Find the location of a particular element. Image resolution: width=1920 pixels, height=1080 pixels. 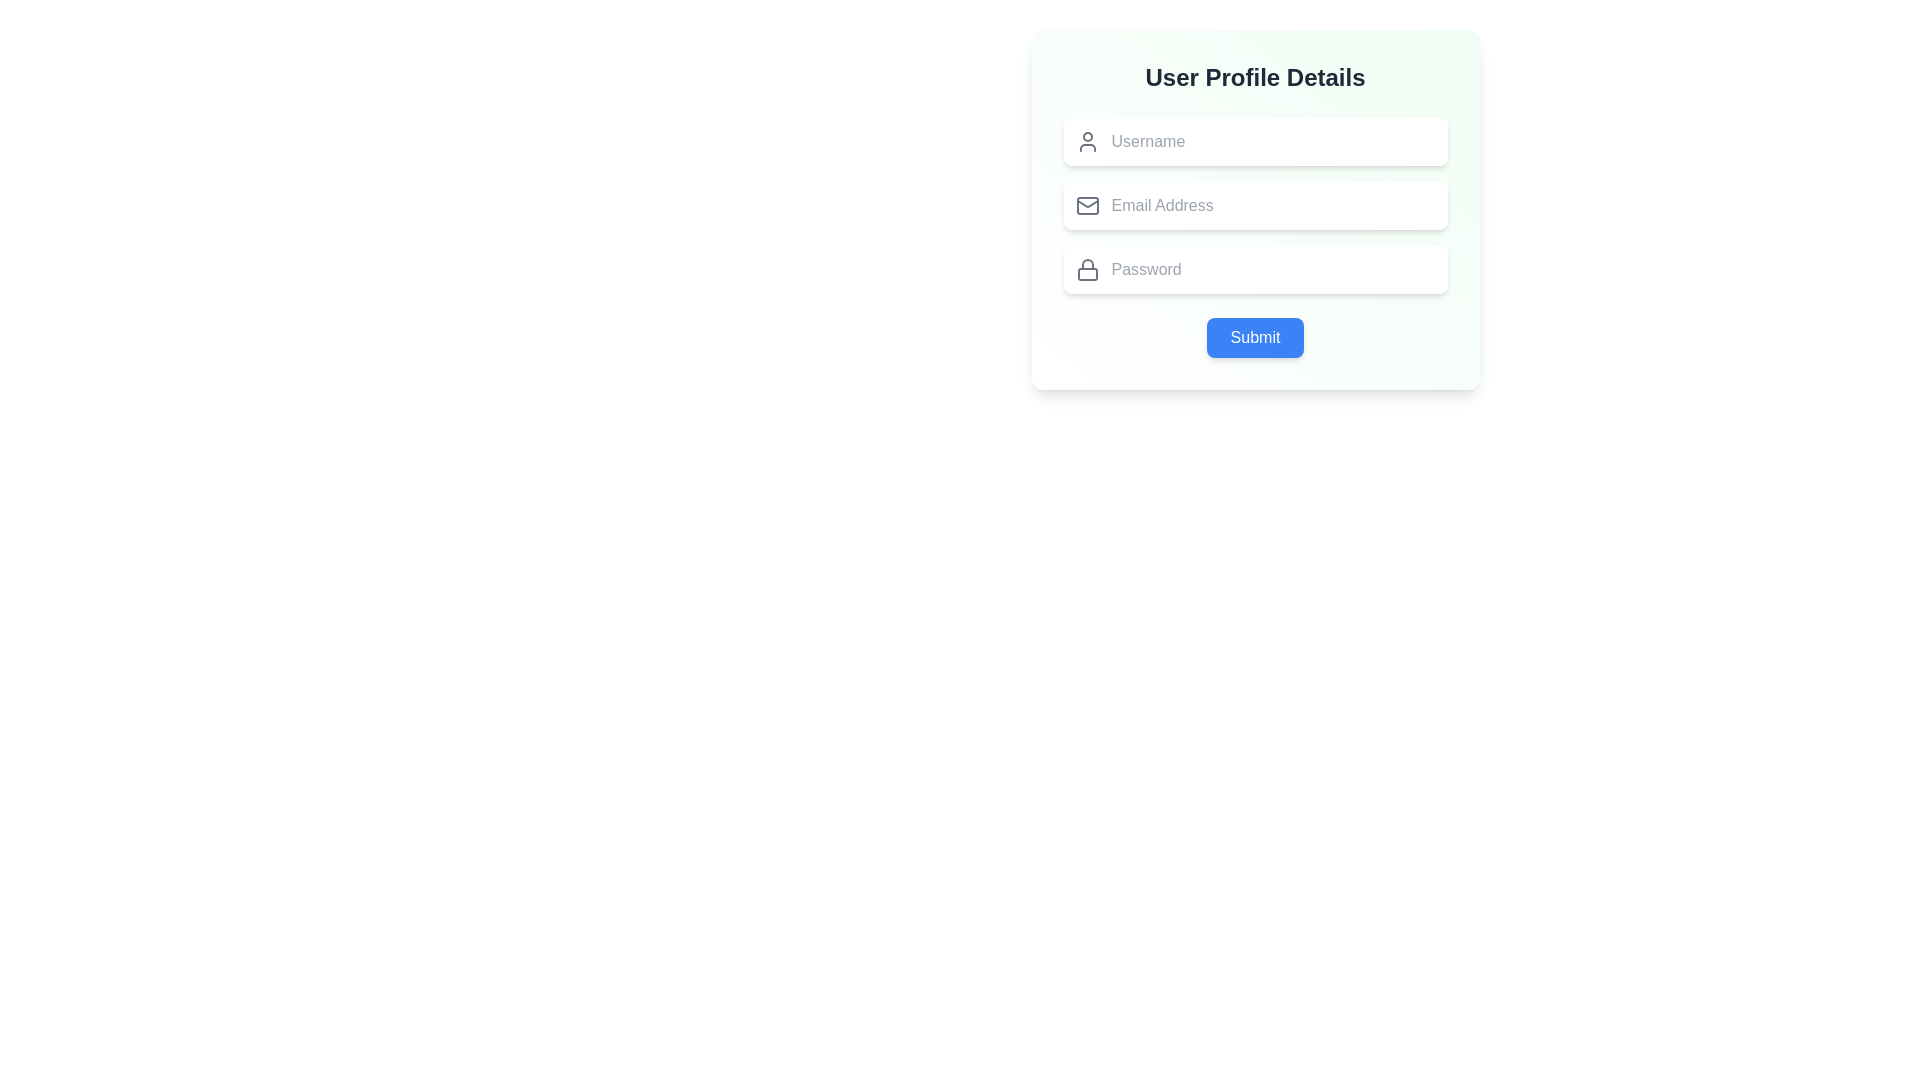

the security icon located to the left of the password input field in the 'User Profile Details' form is located at coordinates (1086, 270).